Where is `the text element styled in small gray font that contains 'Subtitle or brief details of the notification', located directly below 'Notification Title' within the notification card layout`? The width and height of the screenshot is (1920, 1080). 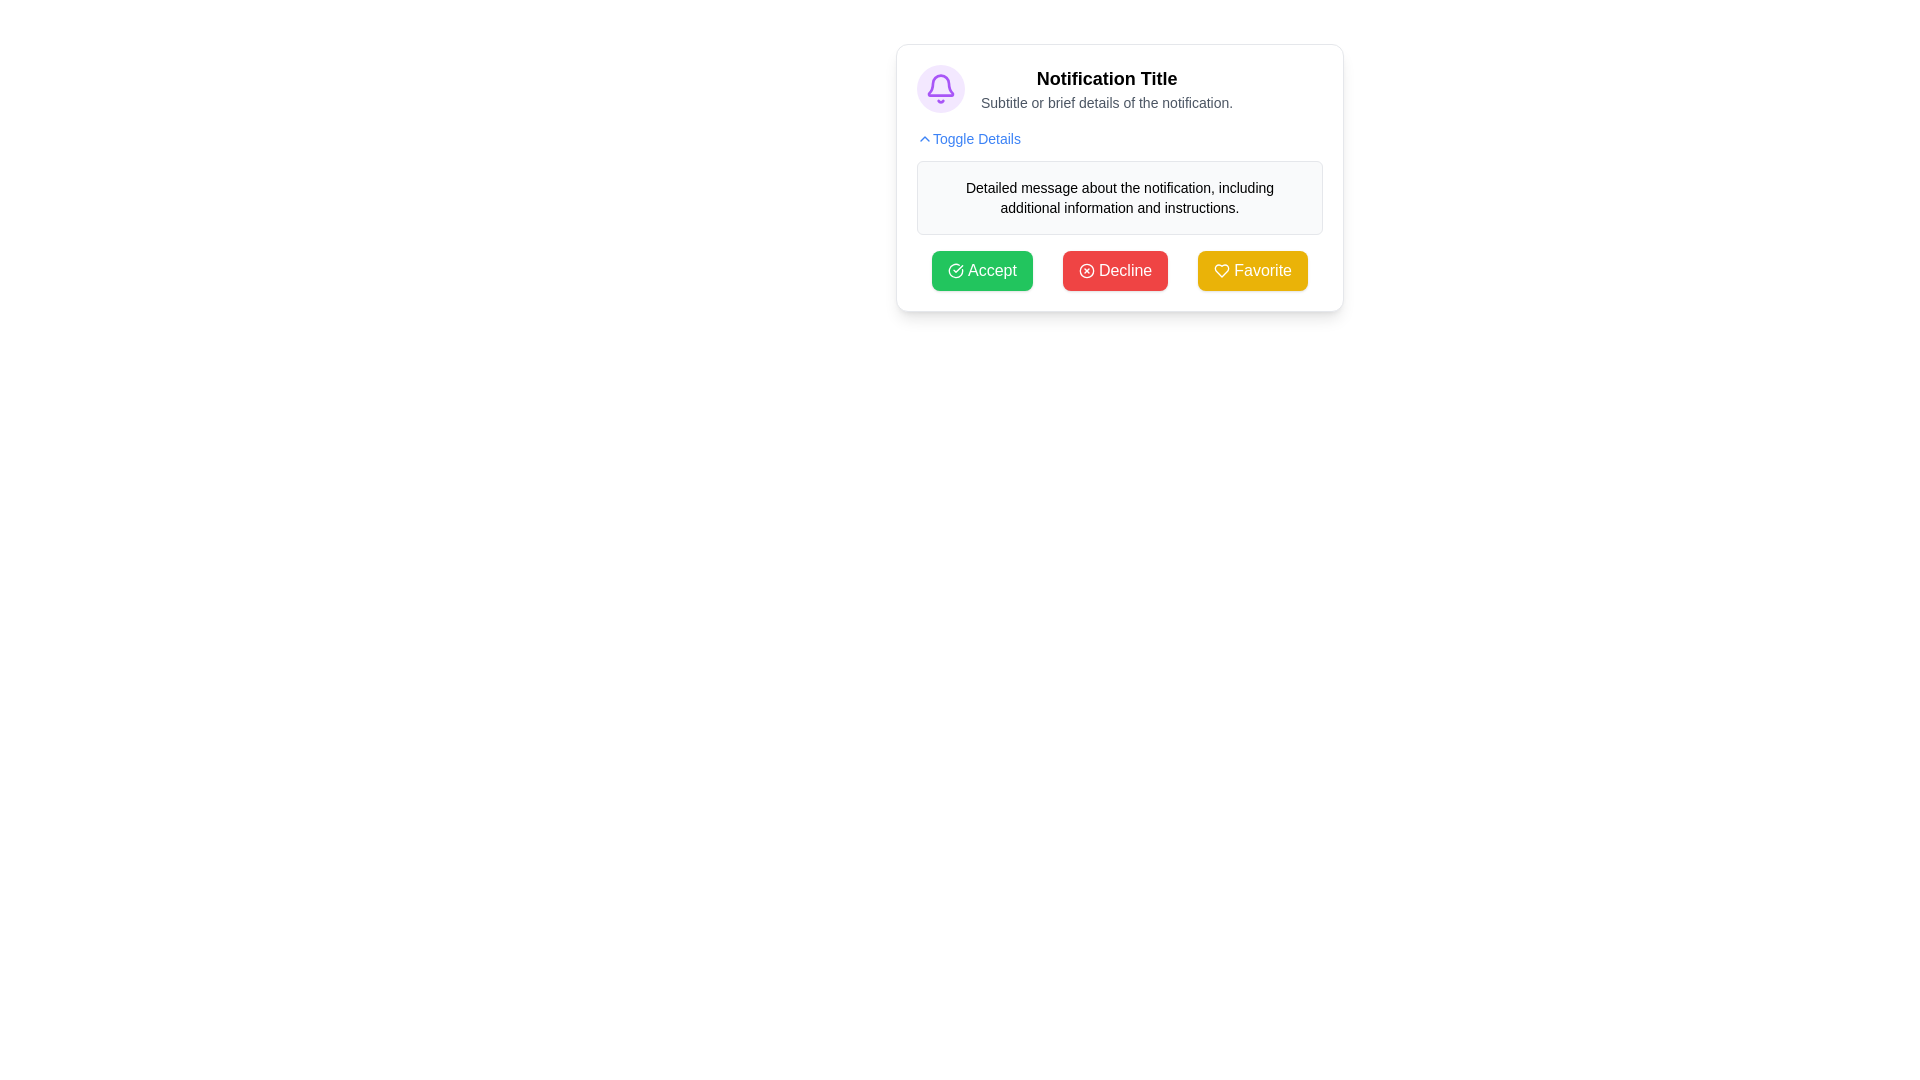
the text element styled in small gray font that contains 'Subtitle or brief details of the notification', located directly below 'Notification Title' within the notification card layout is located at coordinates (1106, 103).